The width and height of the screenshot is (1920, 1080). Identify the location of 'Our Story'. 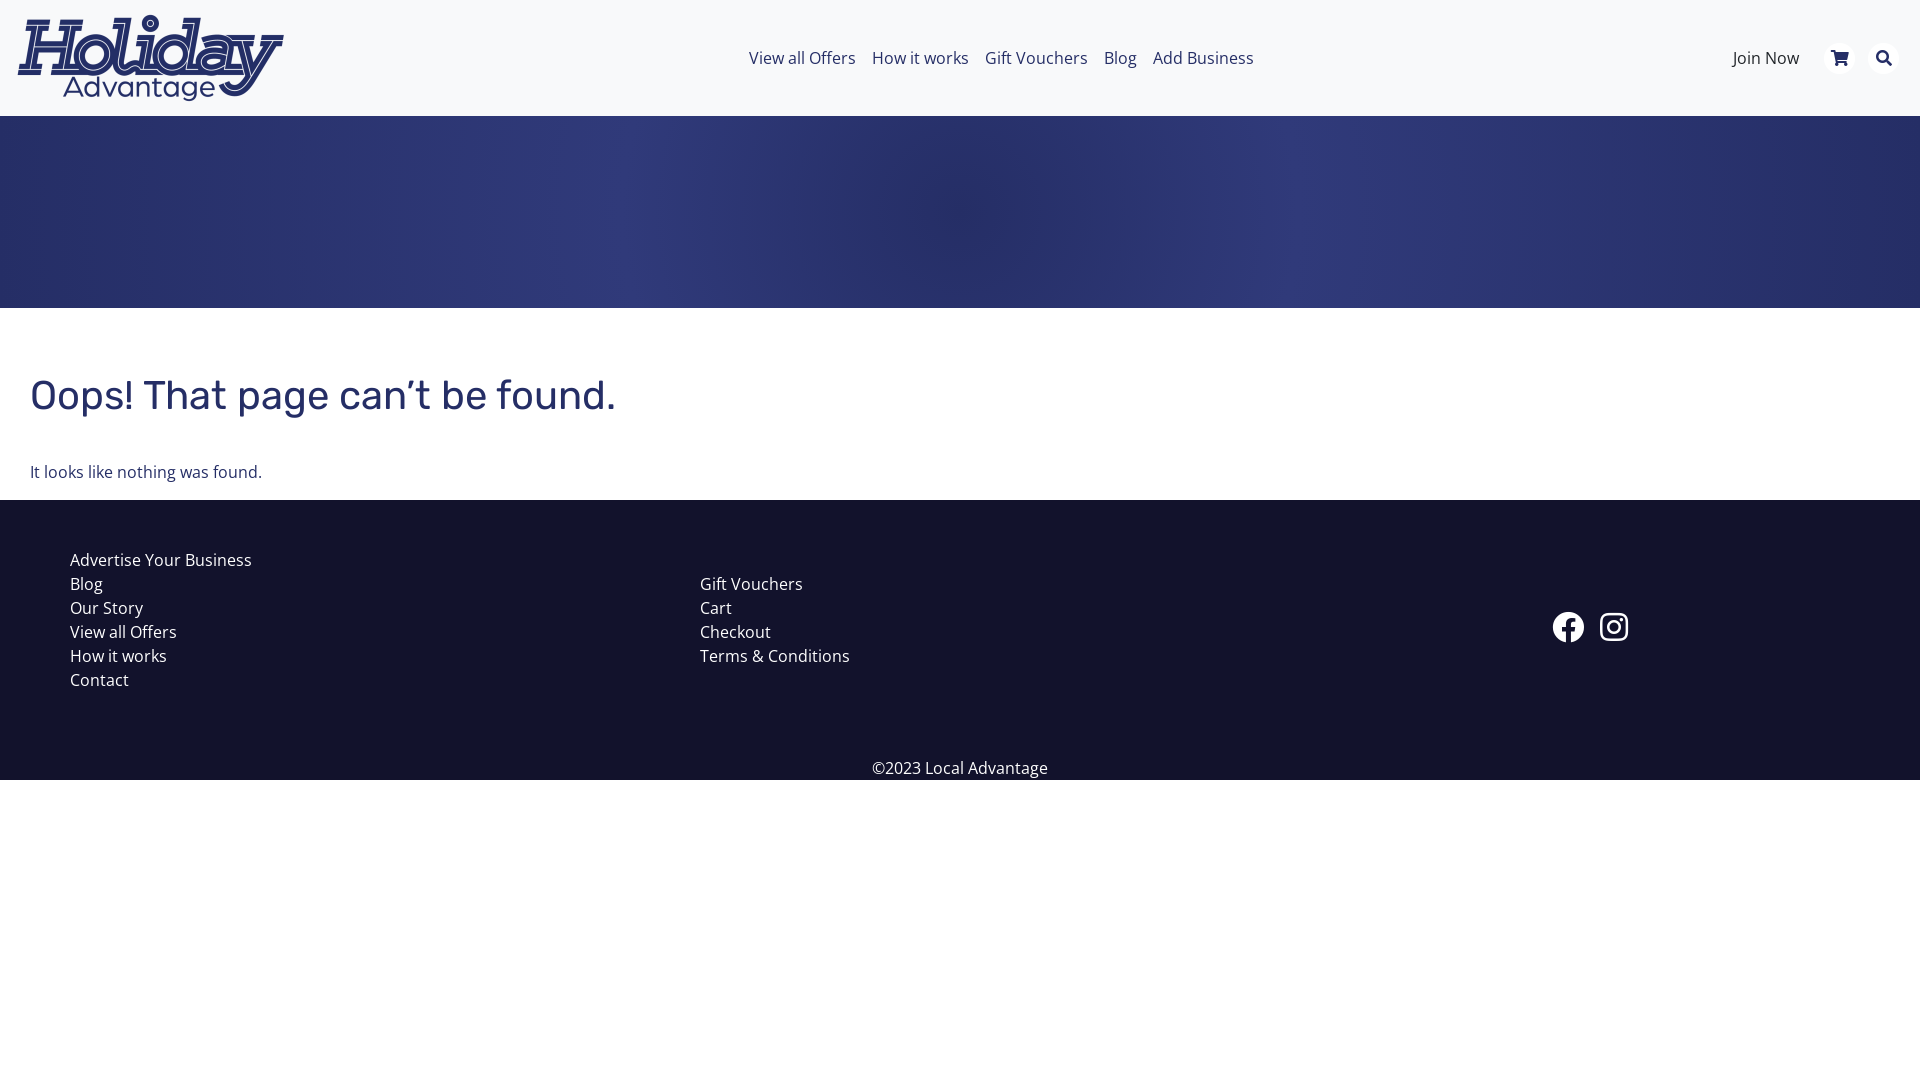
(70, 607).